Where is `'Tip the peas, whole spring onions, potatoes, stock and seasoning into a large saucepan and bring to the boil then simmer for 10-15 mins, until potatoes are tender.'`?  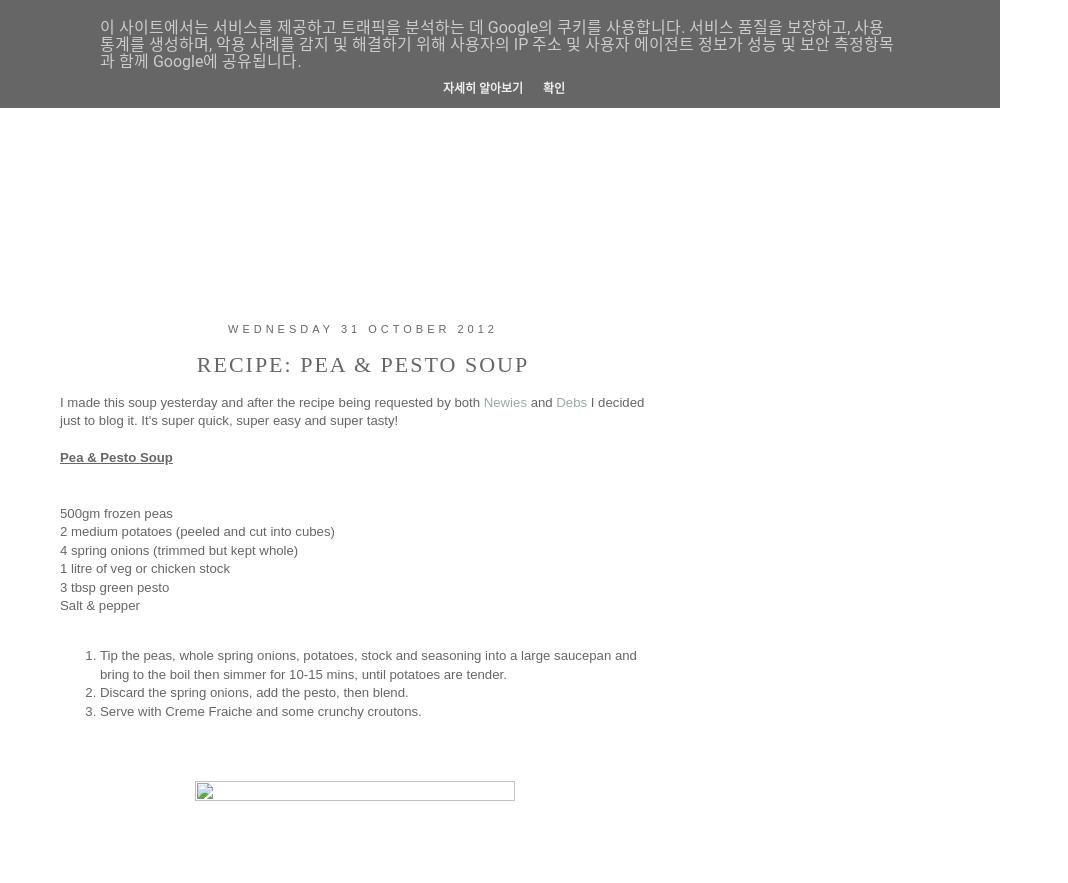 'Tip the peas, whole spring onions, potatoes, stock and seasoning into a large saucepan and bring to the boil then simmer for 10-15 mins, until potatoes are tender.' is located at coordinates (367, 663).